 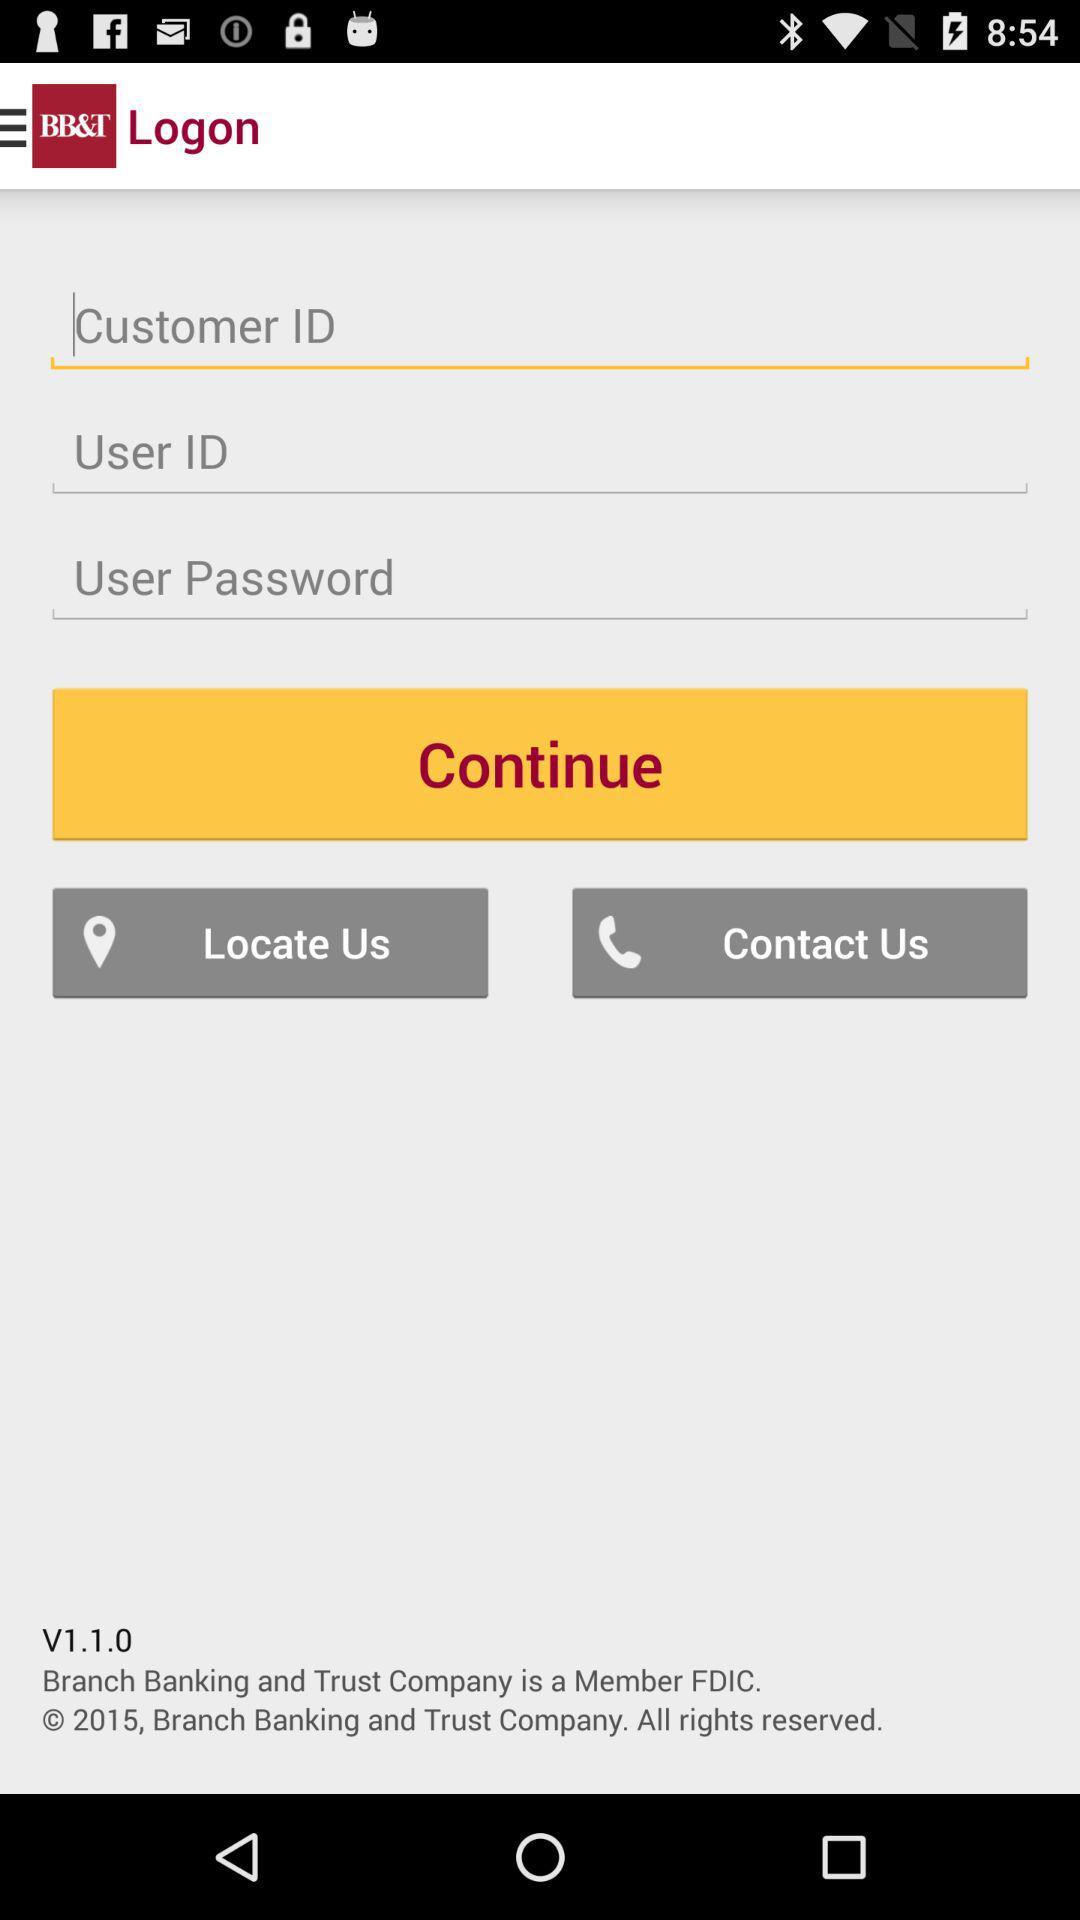 I want to click on contact us icon, so click(x=798, y=941).